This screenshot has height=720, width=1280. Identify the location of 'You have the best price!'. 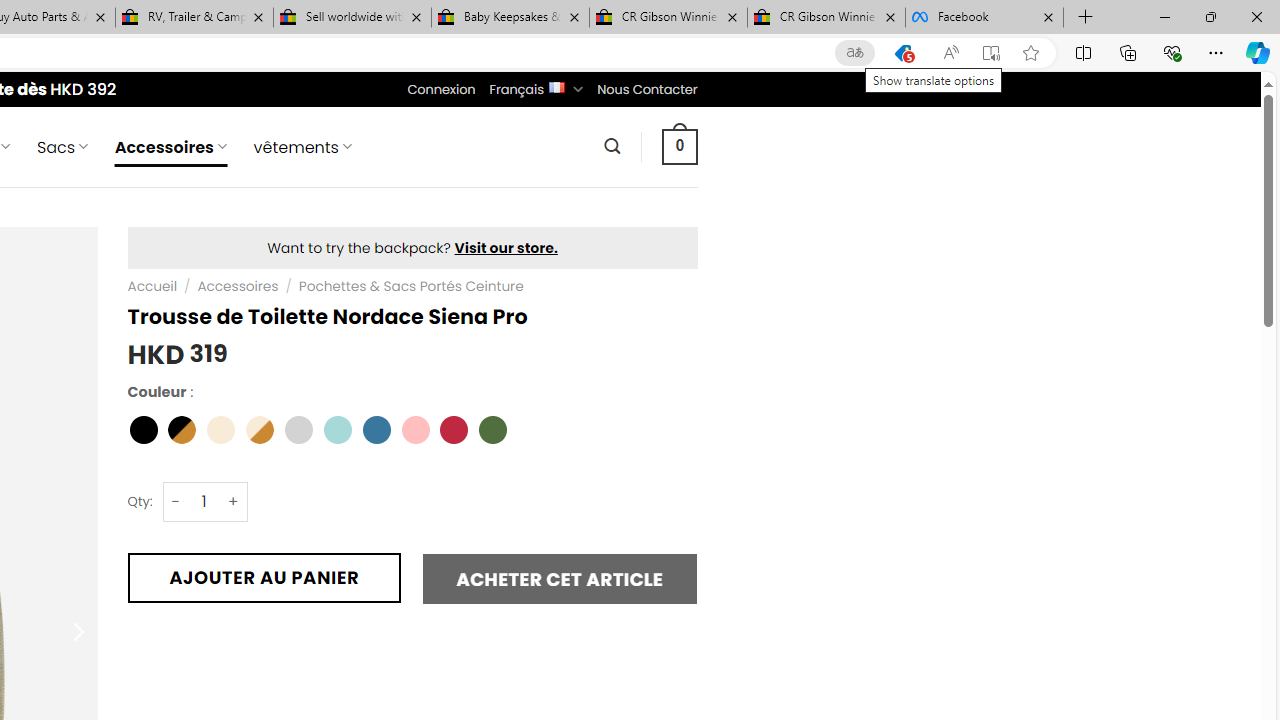
(902, 52).